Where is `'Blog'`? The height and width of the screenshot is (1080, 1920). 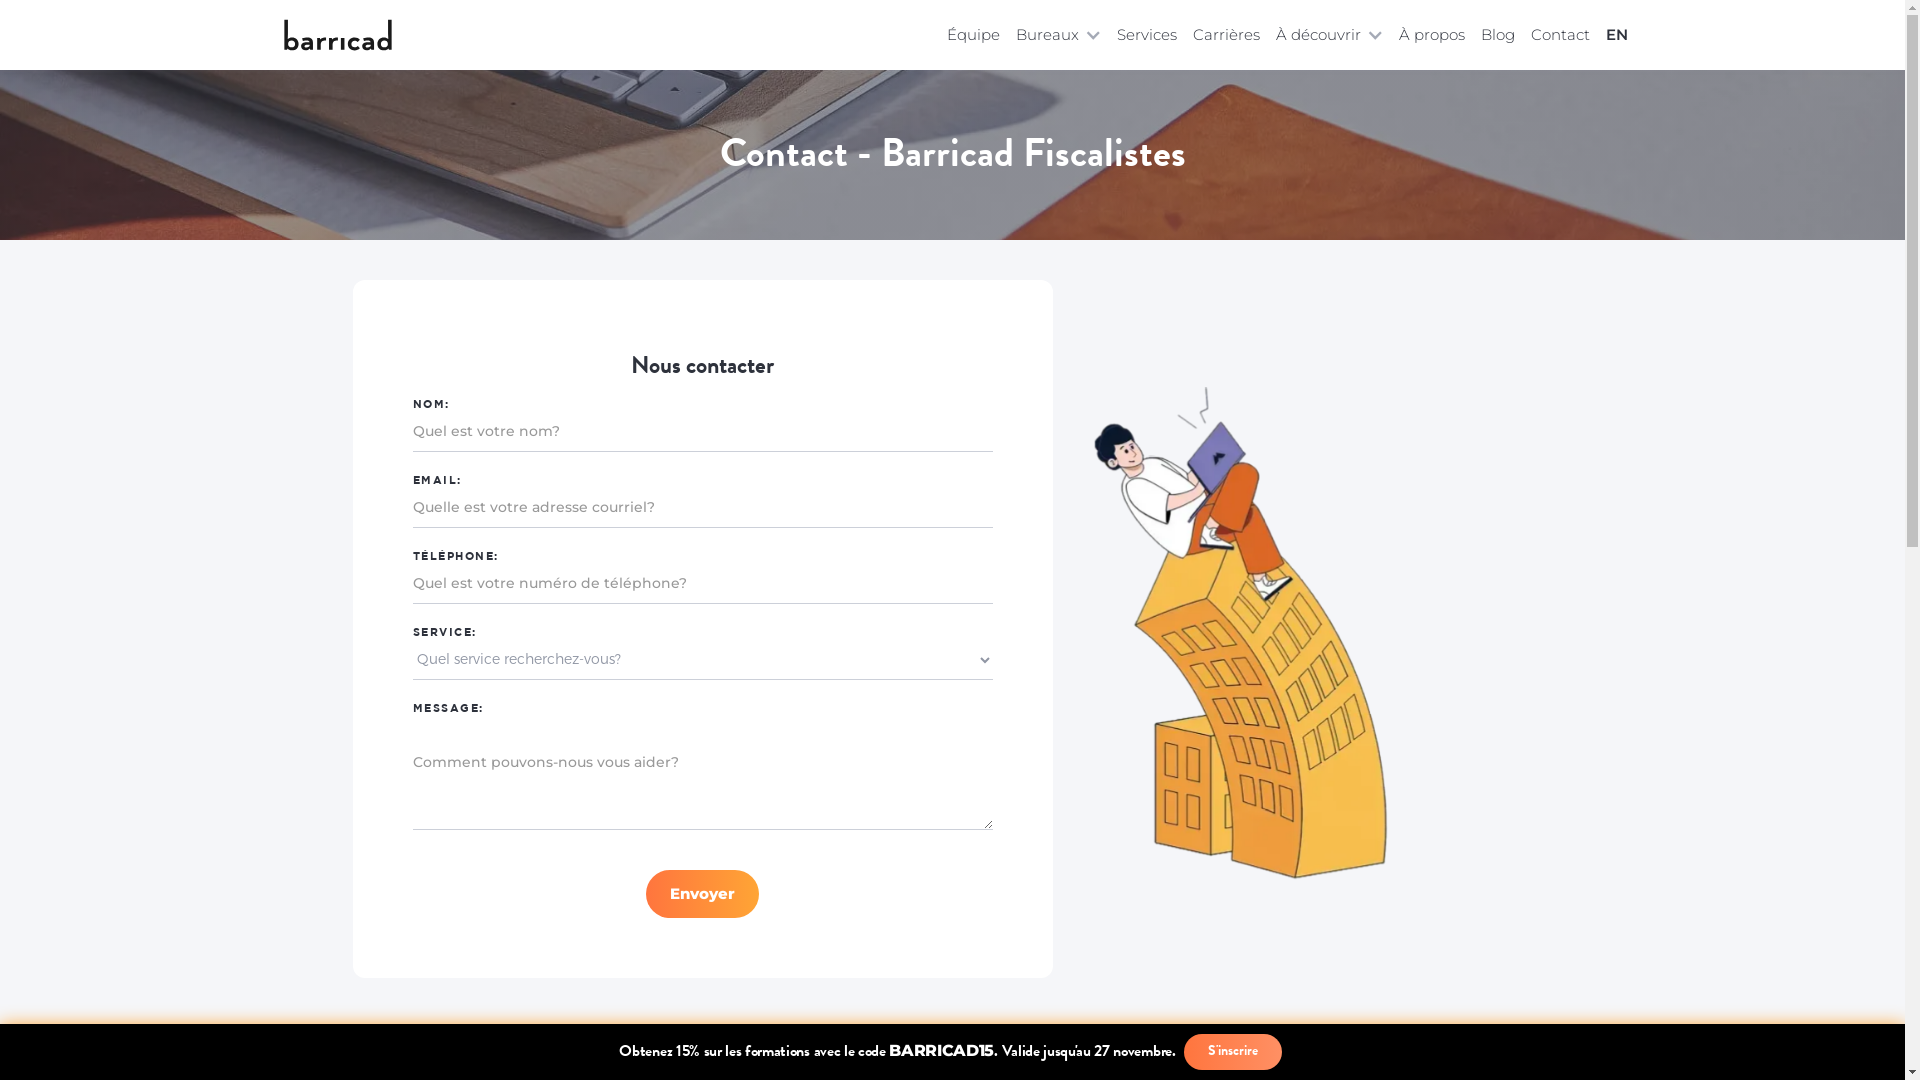 'Blog' is located at coordinates (1497, 34).